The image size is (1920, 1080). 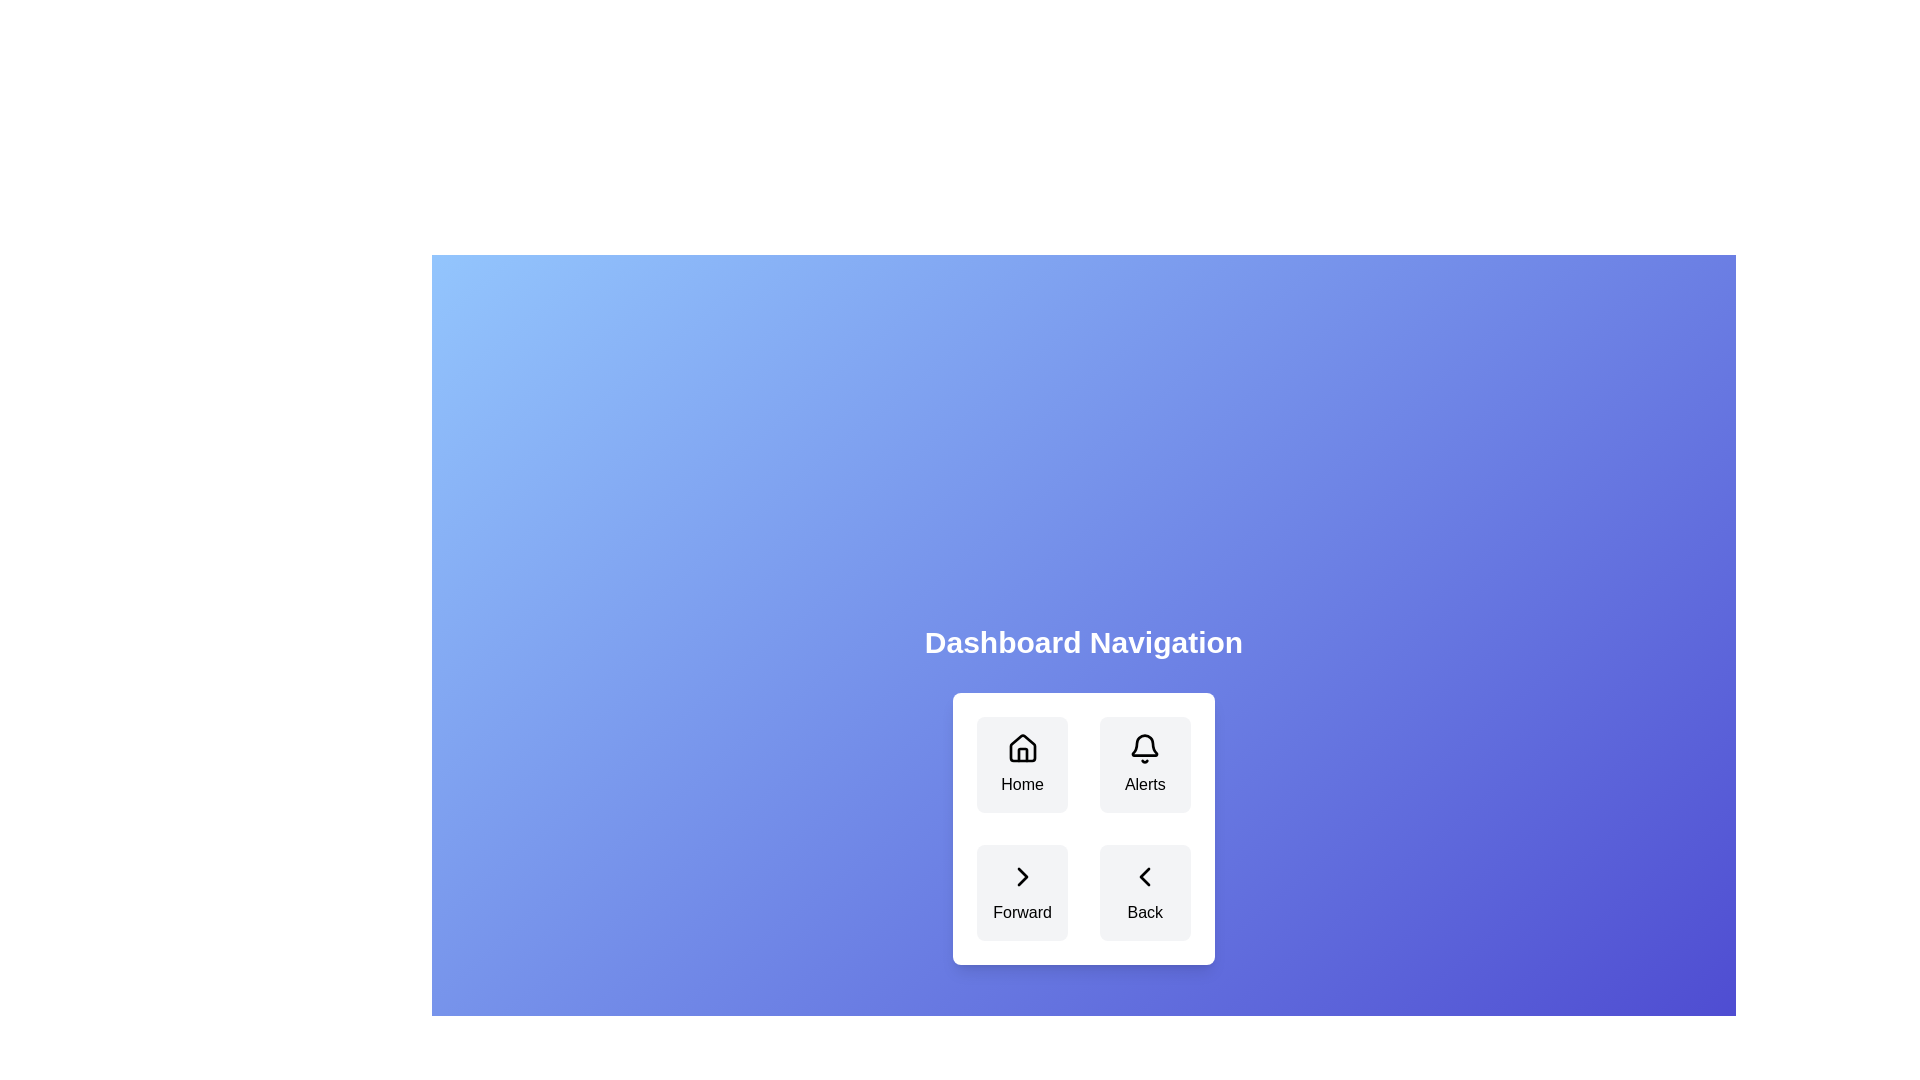 I want to click on the 'Dashboard Navigation' text label, which is styled in bold, large white font and positioned at the top center of the navigation section, so click(x=1083, y=643).